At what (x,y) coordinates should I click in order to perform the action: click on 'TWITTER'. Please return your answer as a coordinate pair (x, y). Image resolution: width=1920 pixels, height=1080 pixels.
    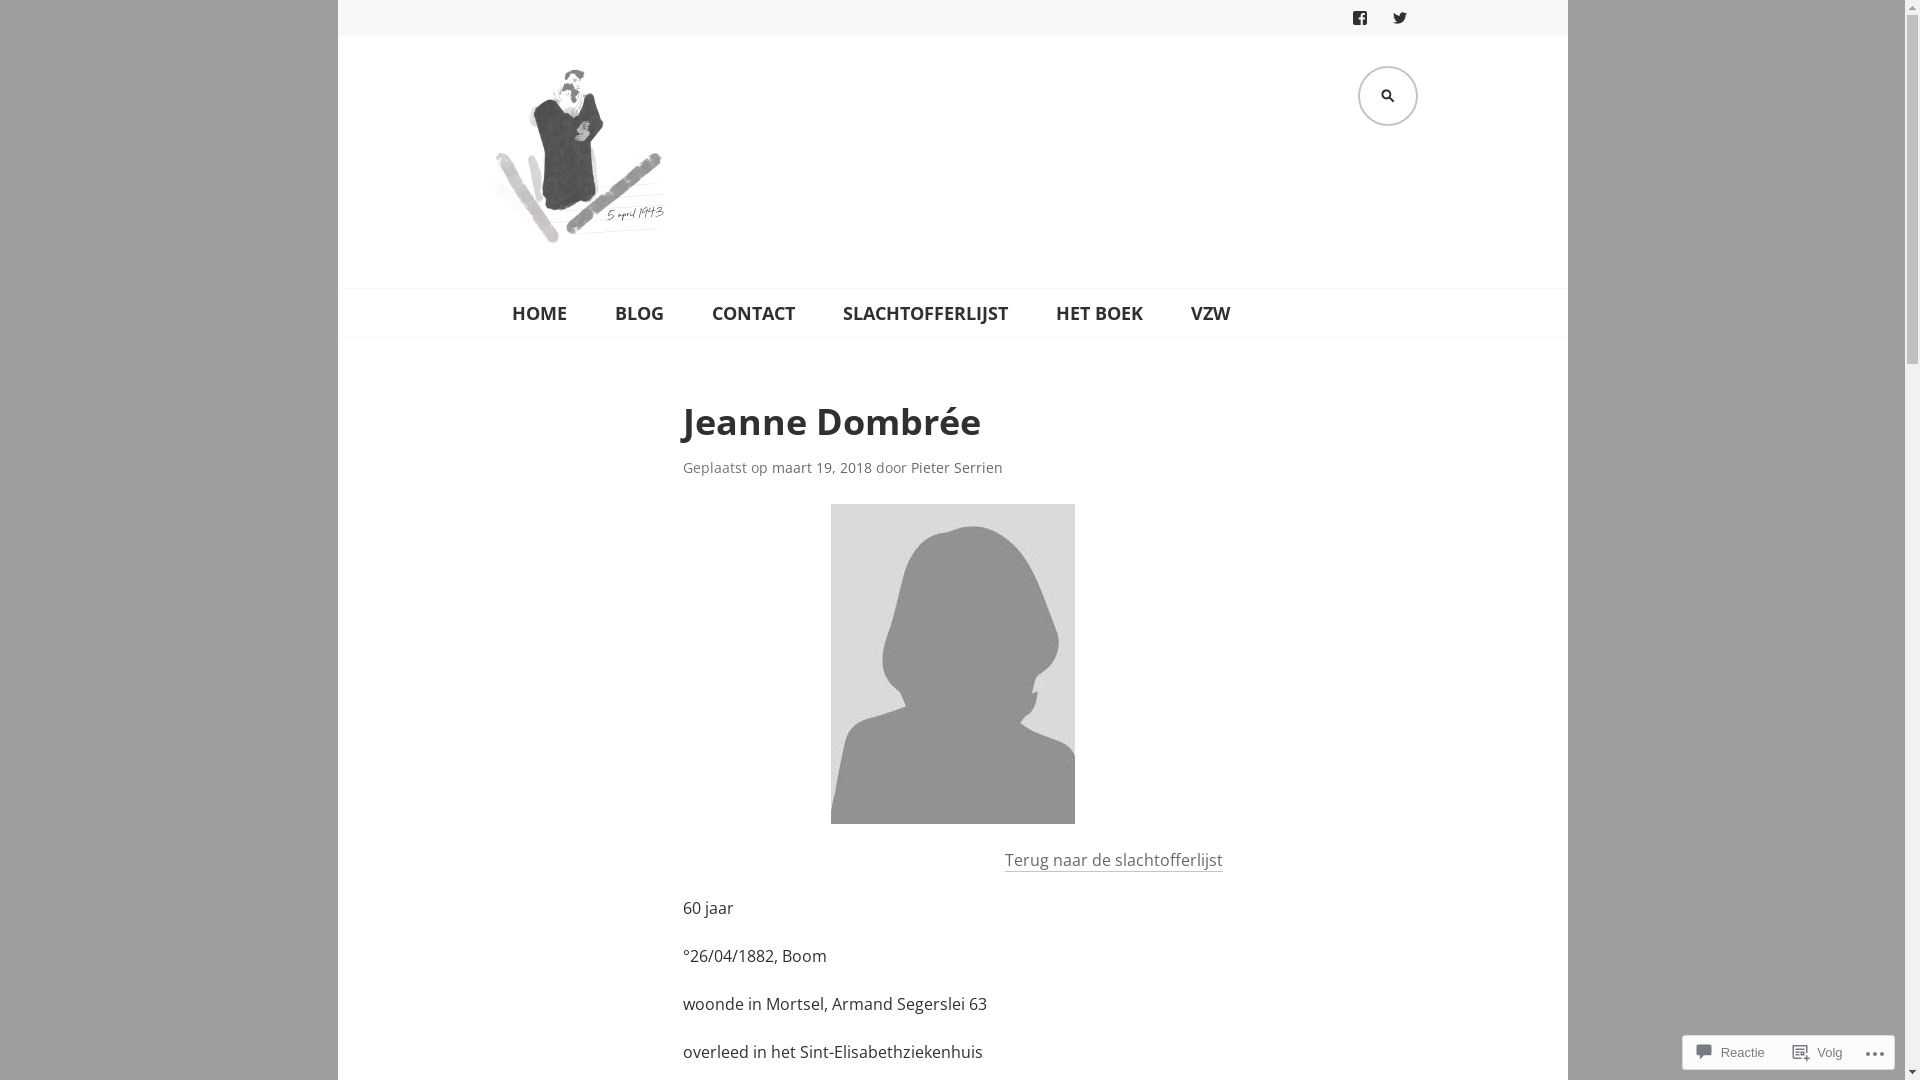
    Looking at the image, I should click on (1399, 18).